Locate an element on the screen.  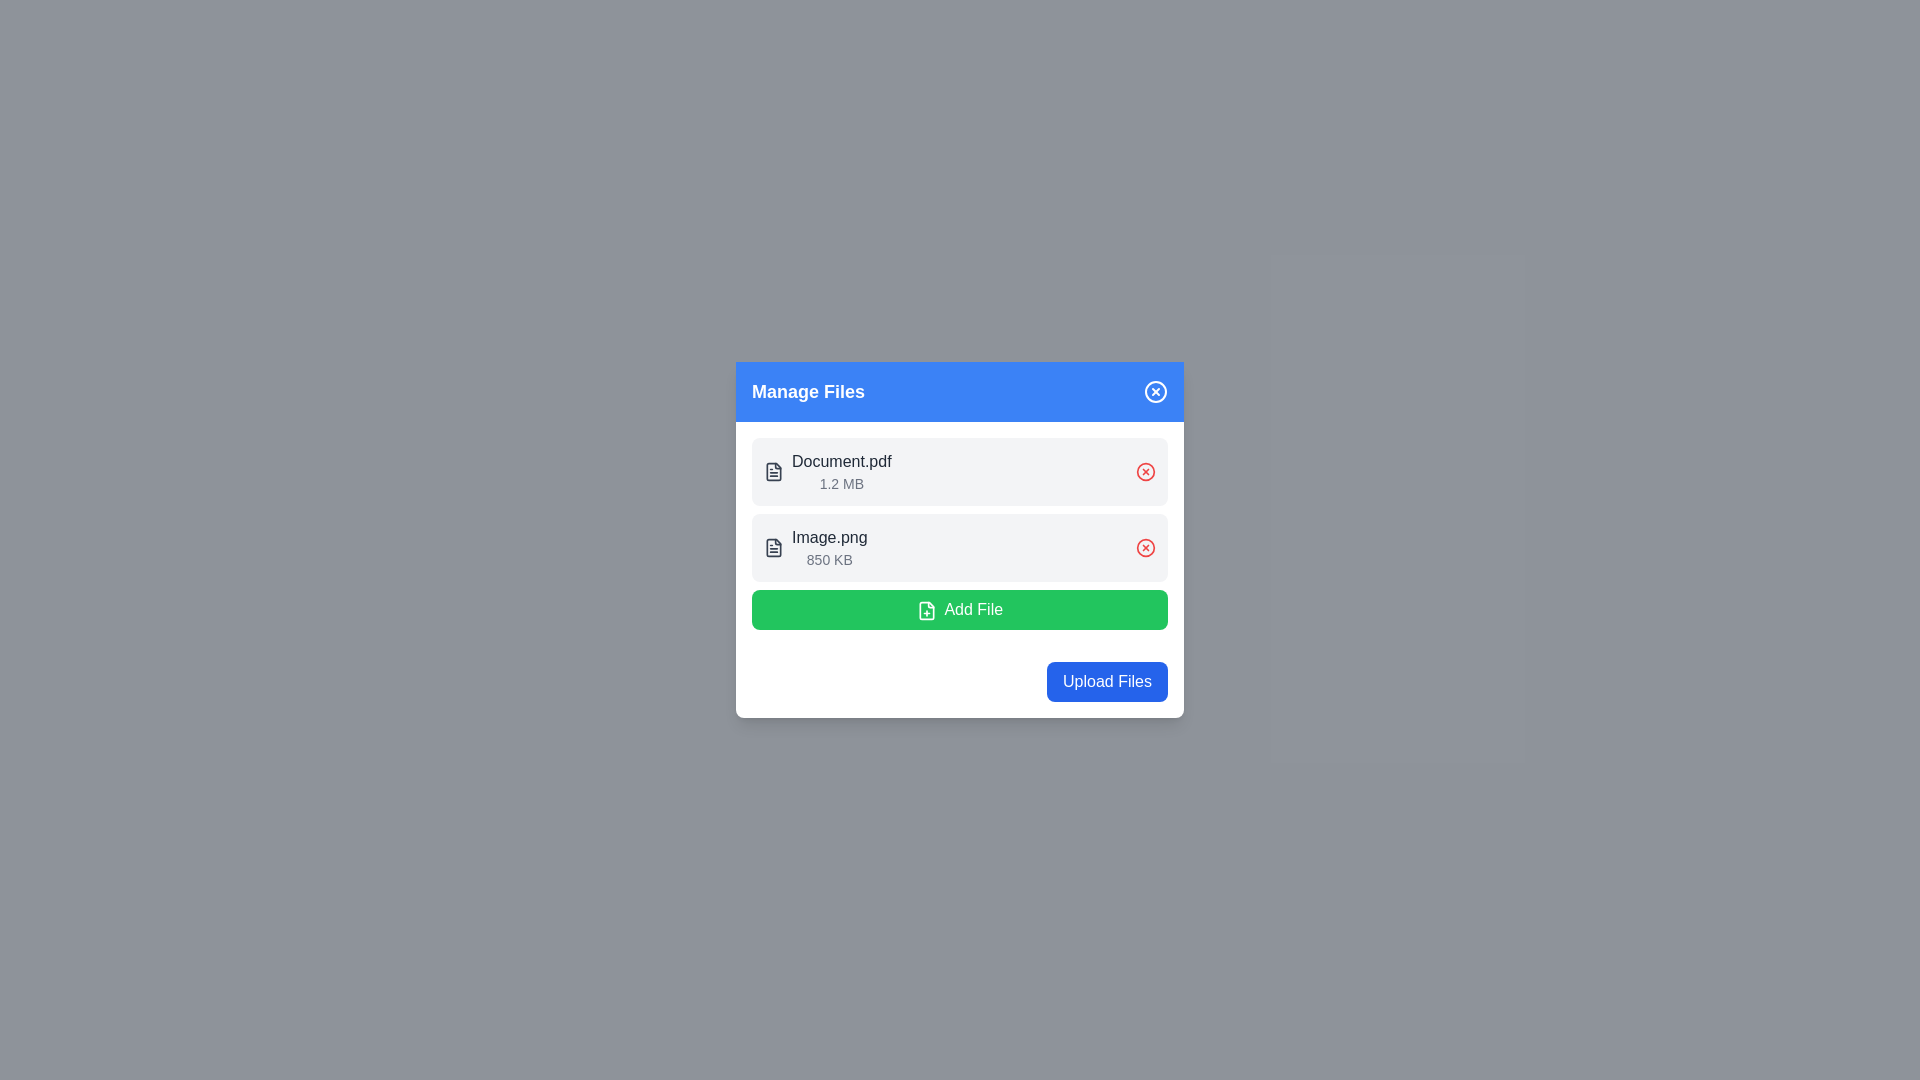
the close button located at the top-right corner of the 'Manage Files' section is located at coordinates (1156, 392).